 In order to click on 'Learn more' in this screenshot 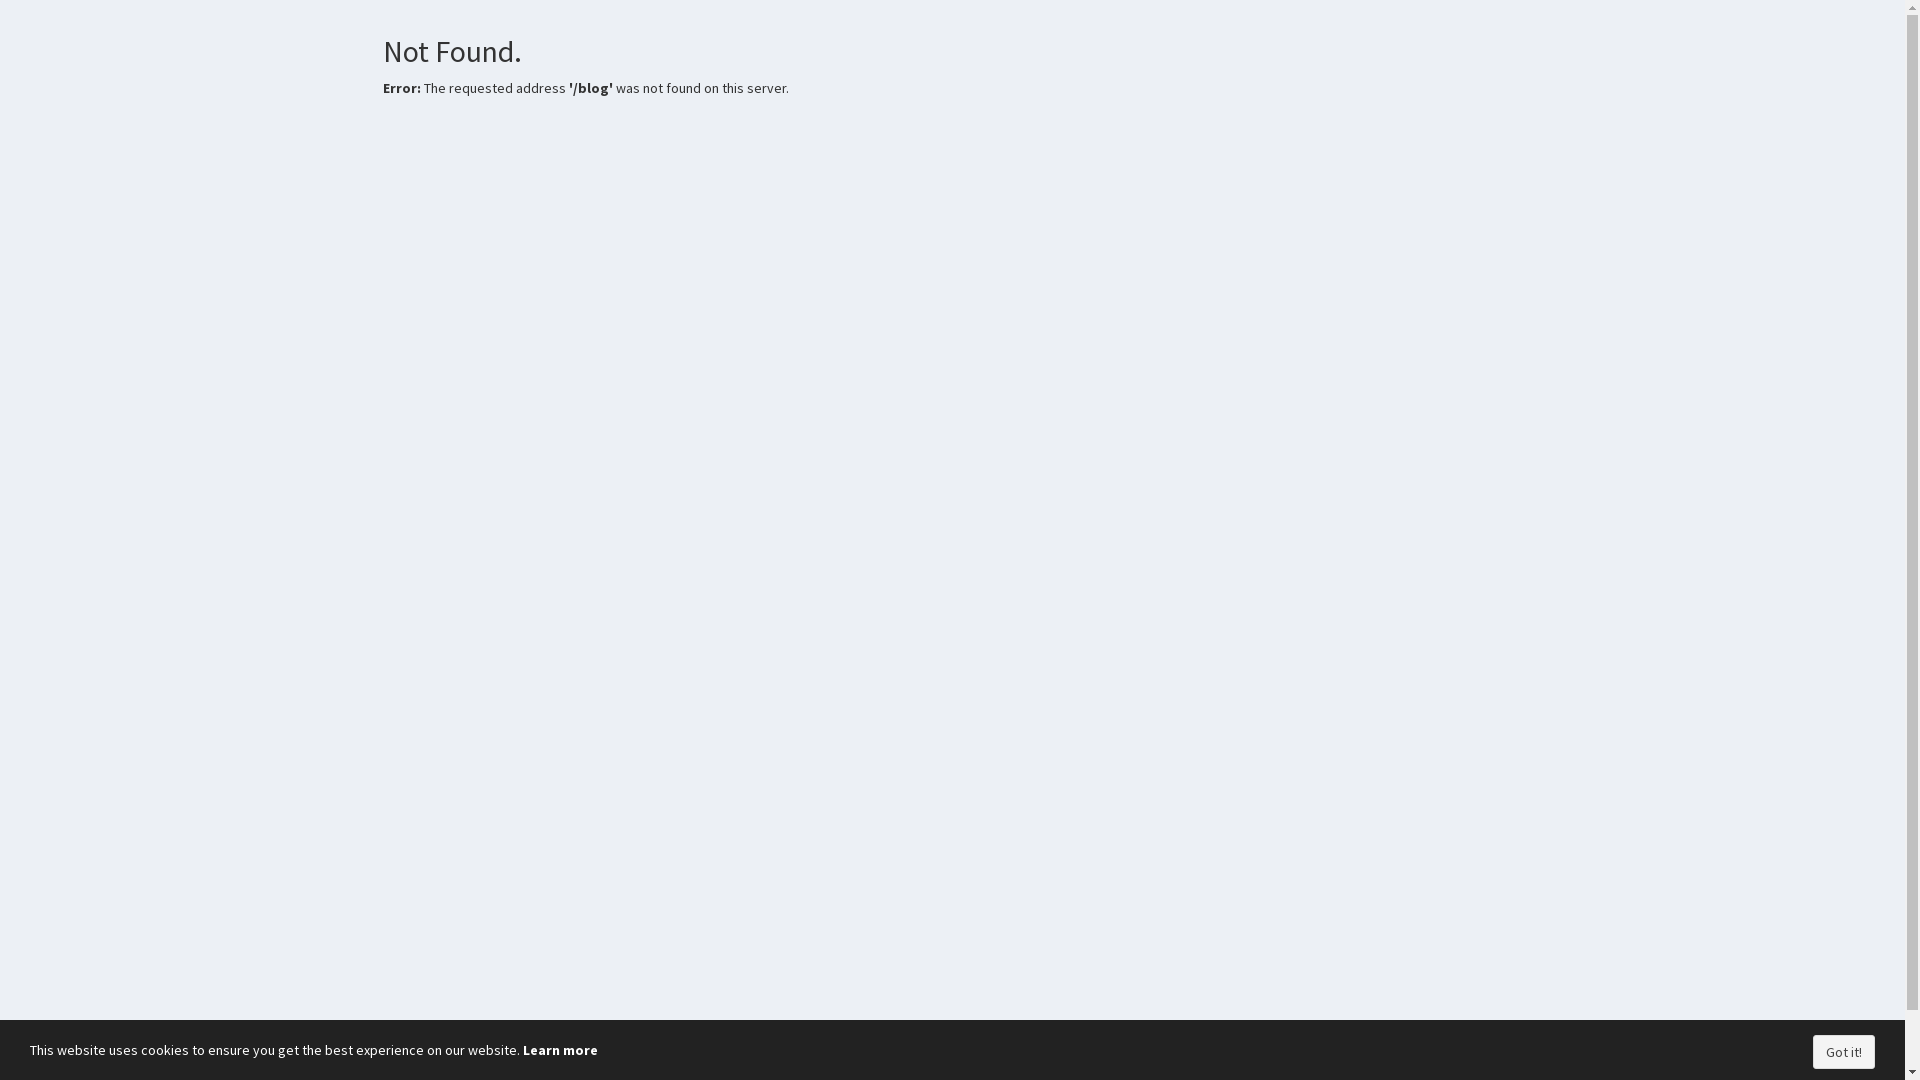, I will do `click(560, 1048)`.